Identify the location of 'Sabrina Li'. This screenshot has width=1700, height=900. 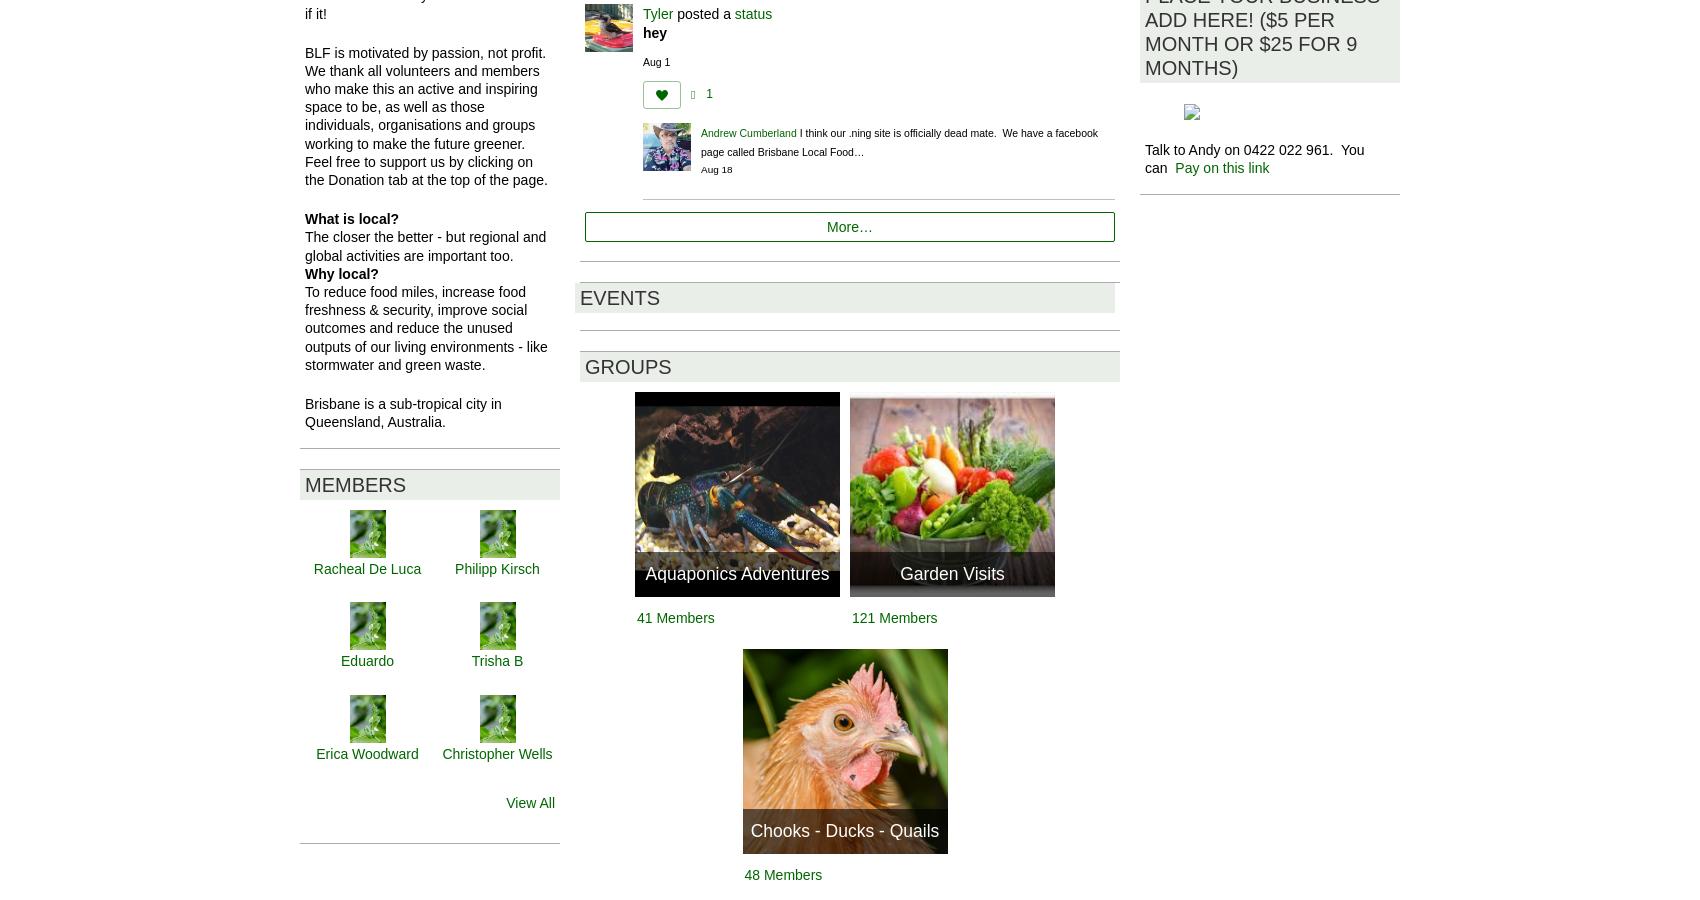
(497, 845).